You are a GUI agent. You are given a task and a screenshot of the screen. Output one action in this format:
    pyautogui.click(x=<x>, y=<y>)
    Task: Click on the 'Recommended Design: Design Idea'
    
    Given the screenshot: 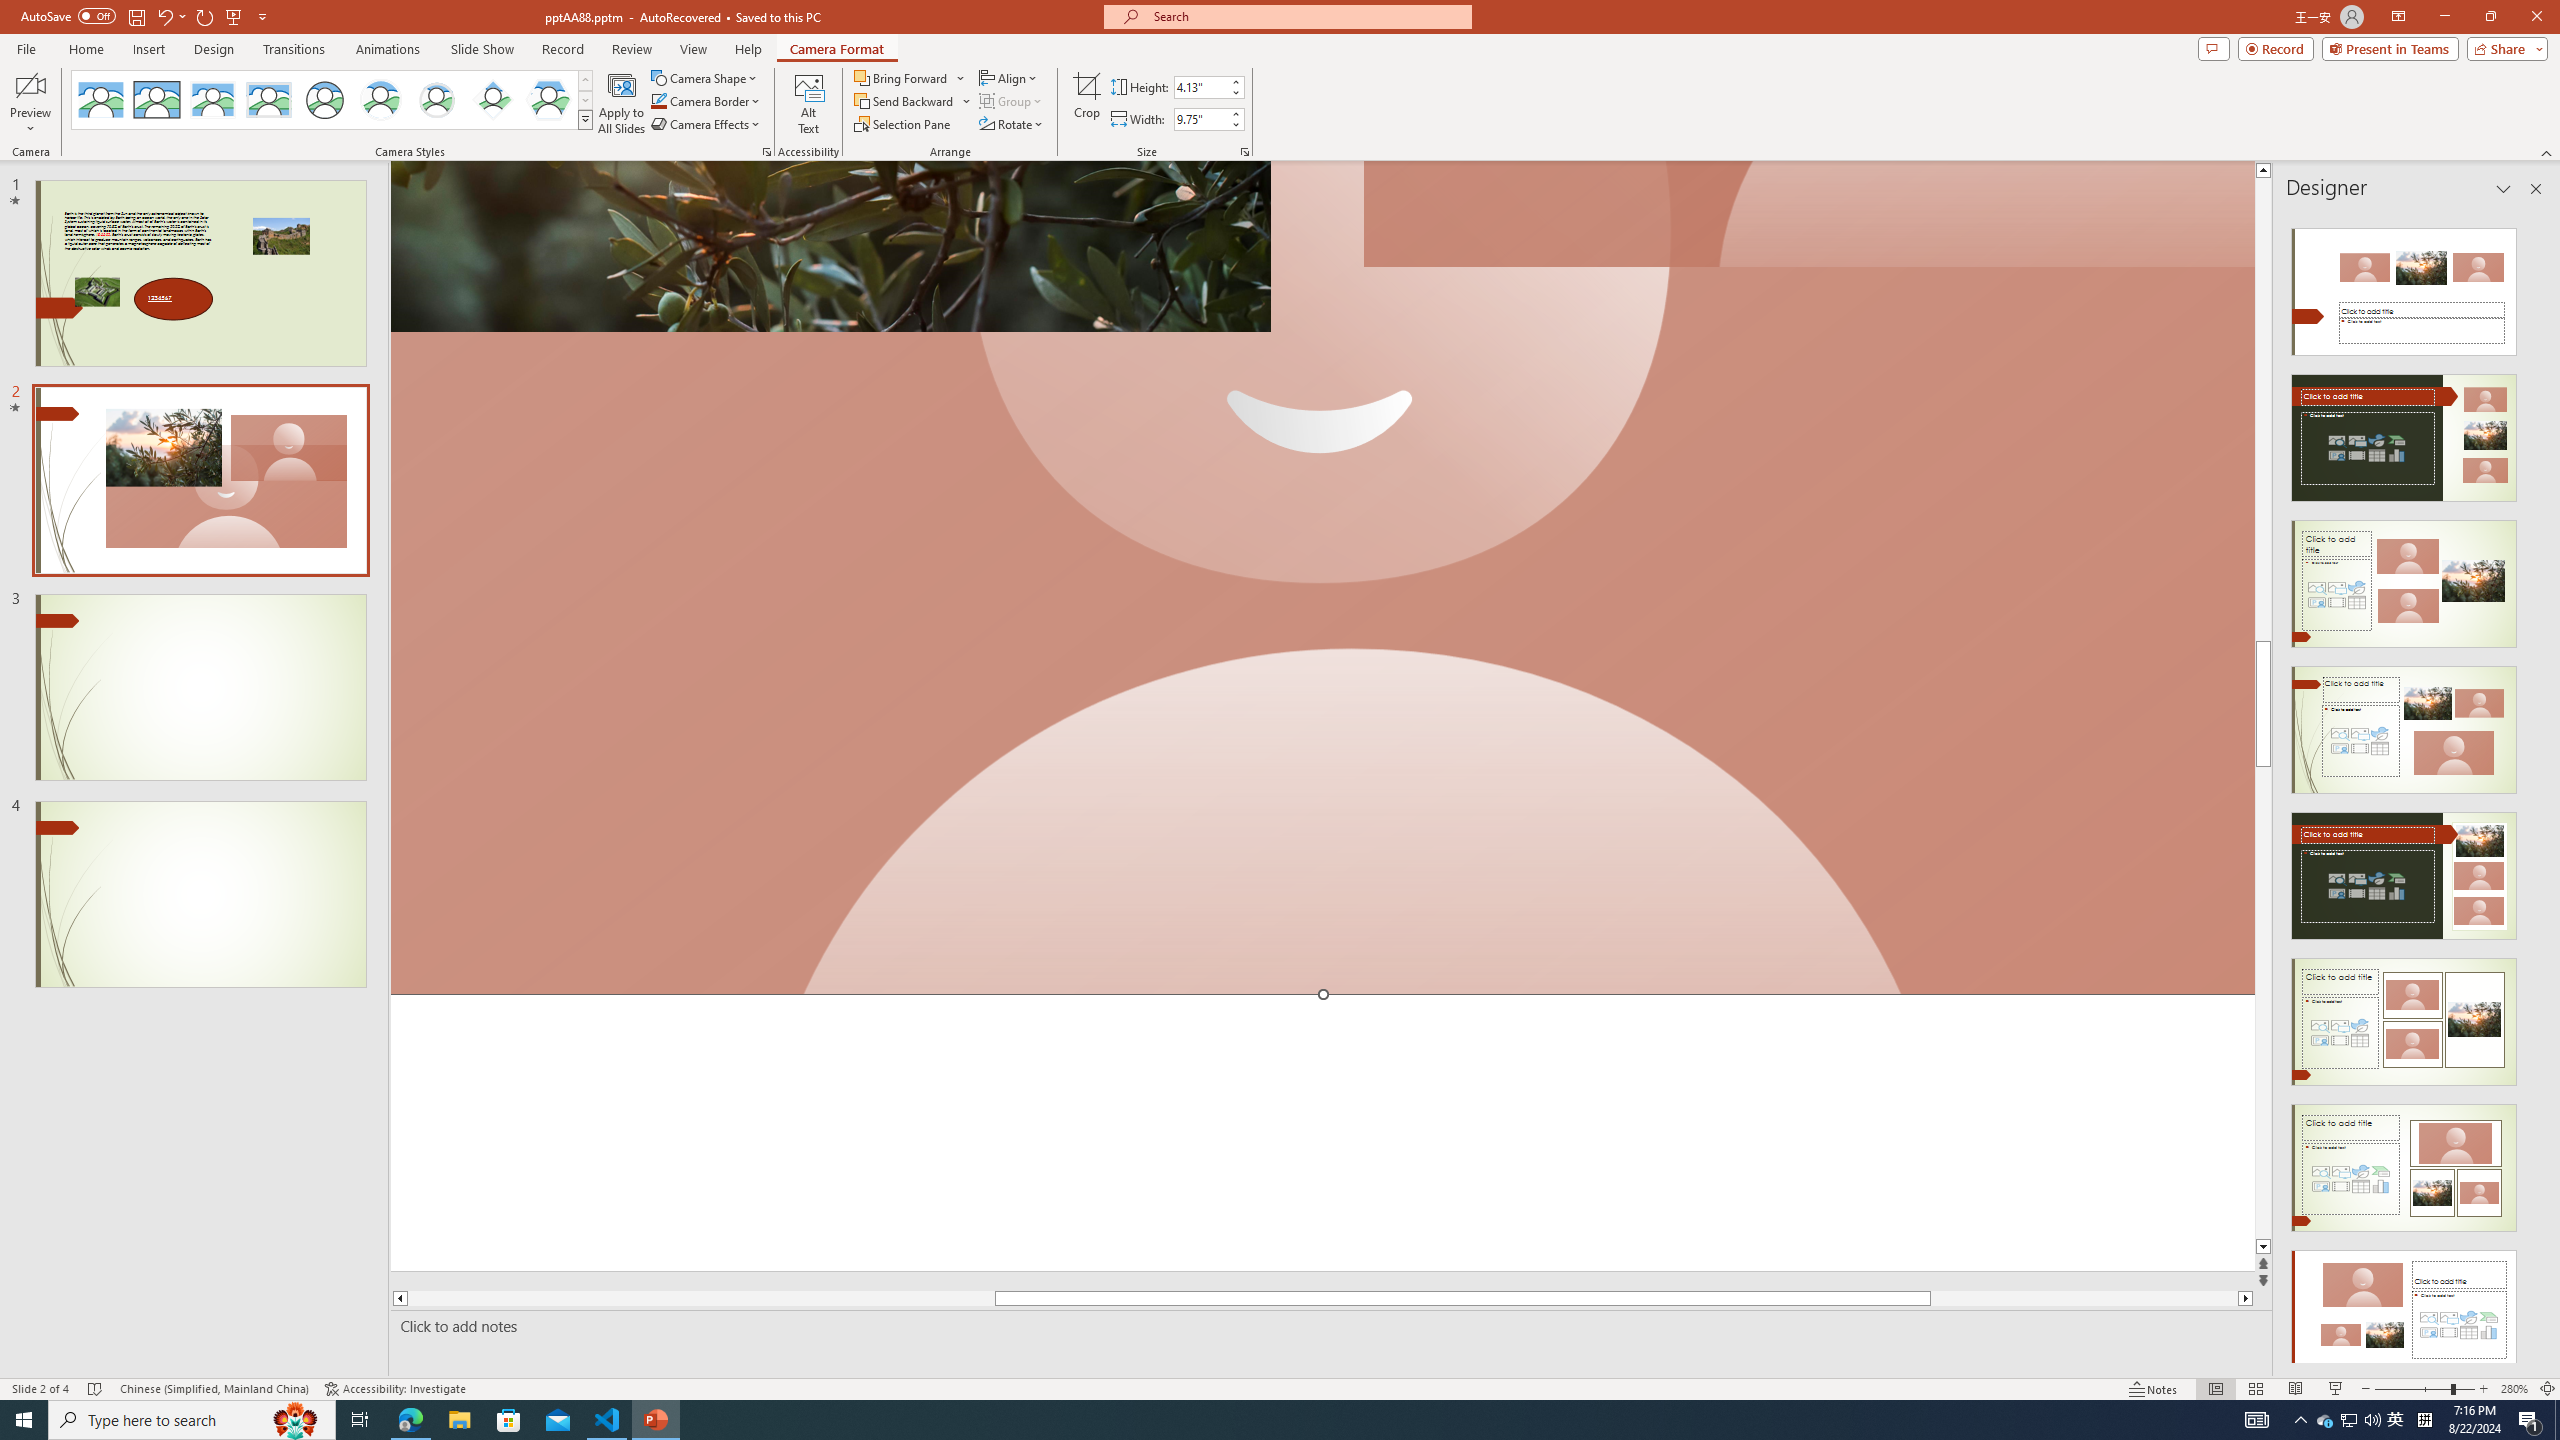 What is the action you would take?
    pyautogui.click(x=2402, y=284)
    